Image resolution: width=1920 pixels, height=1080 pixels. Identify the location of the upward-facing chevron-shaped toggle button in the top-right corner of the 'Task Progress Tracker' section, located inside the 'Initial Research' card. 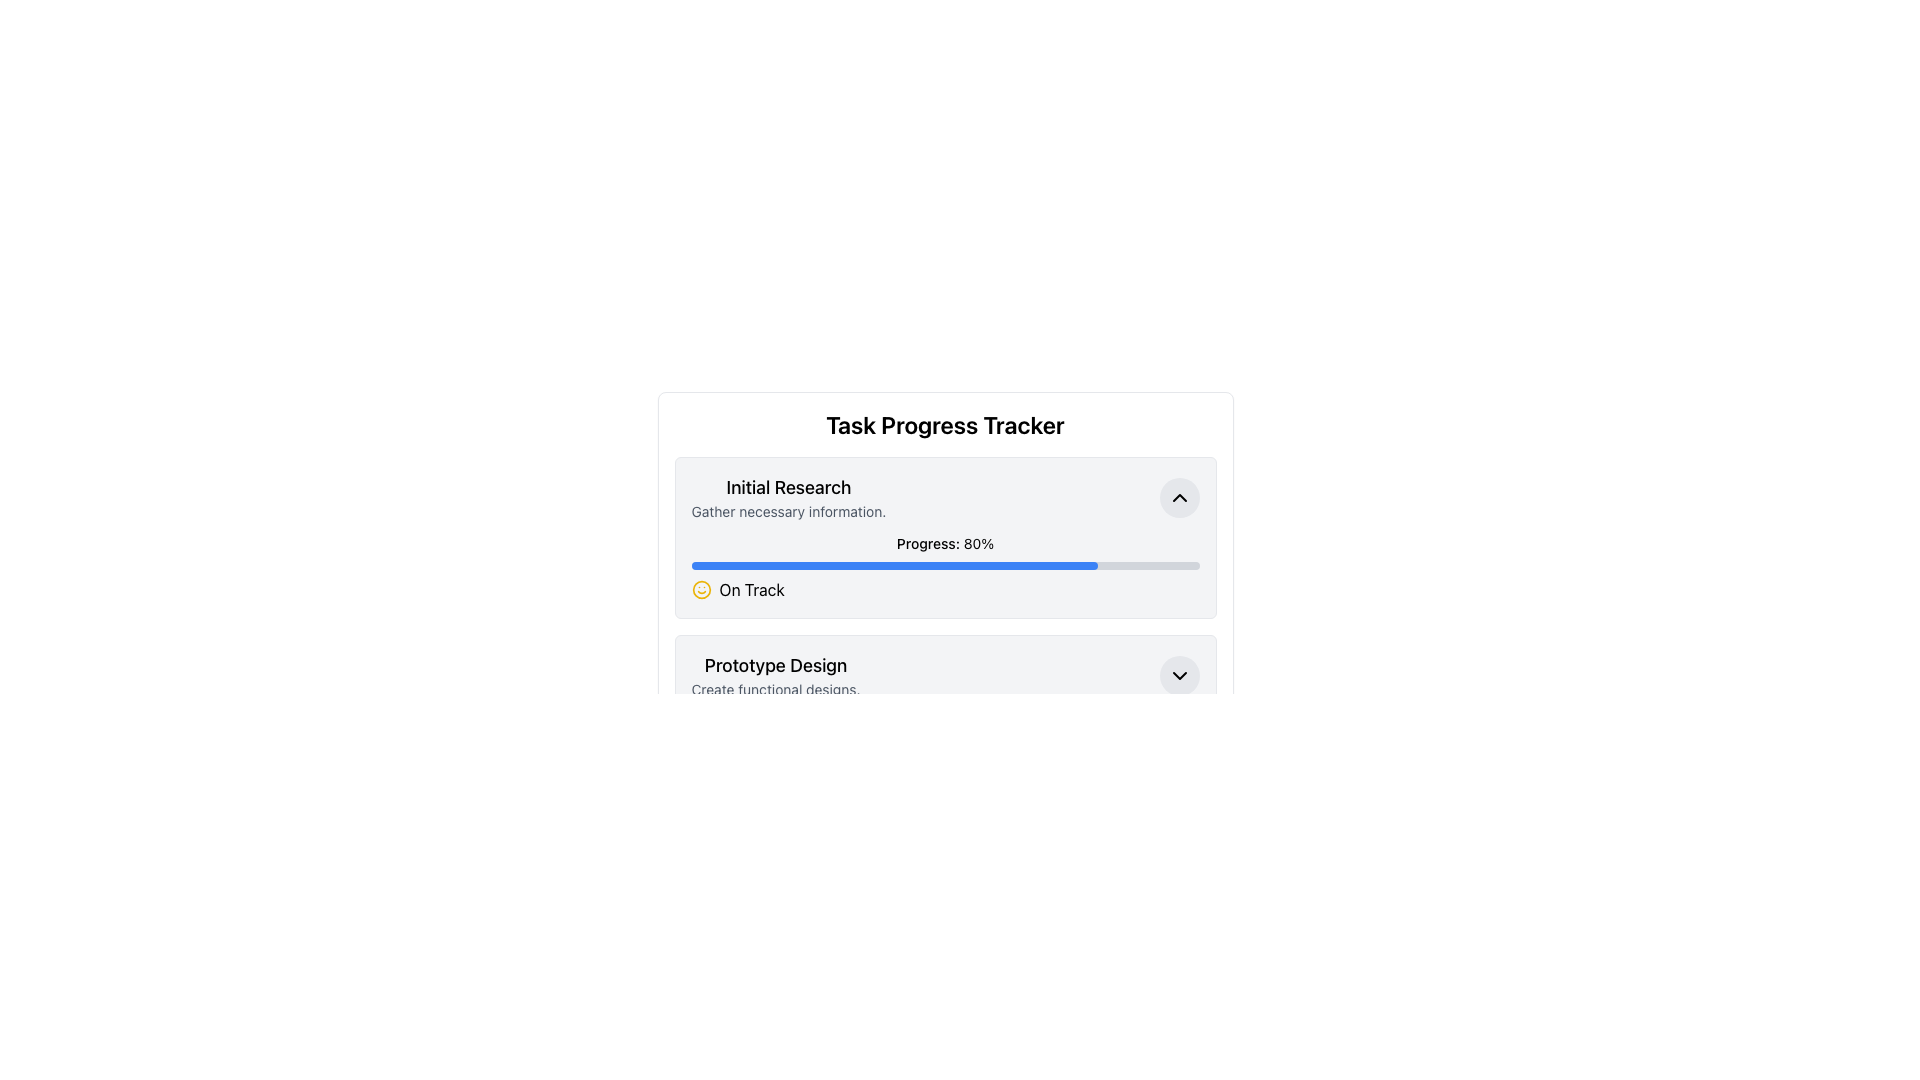
(1179, 496).